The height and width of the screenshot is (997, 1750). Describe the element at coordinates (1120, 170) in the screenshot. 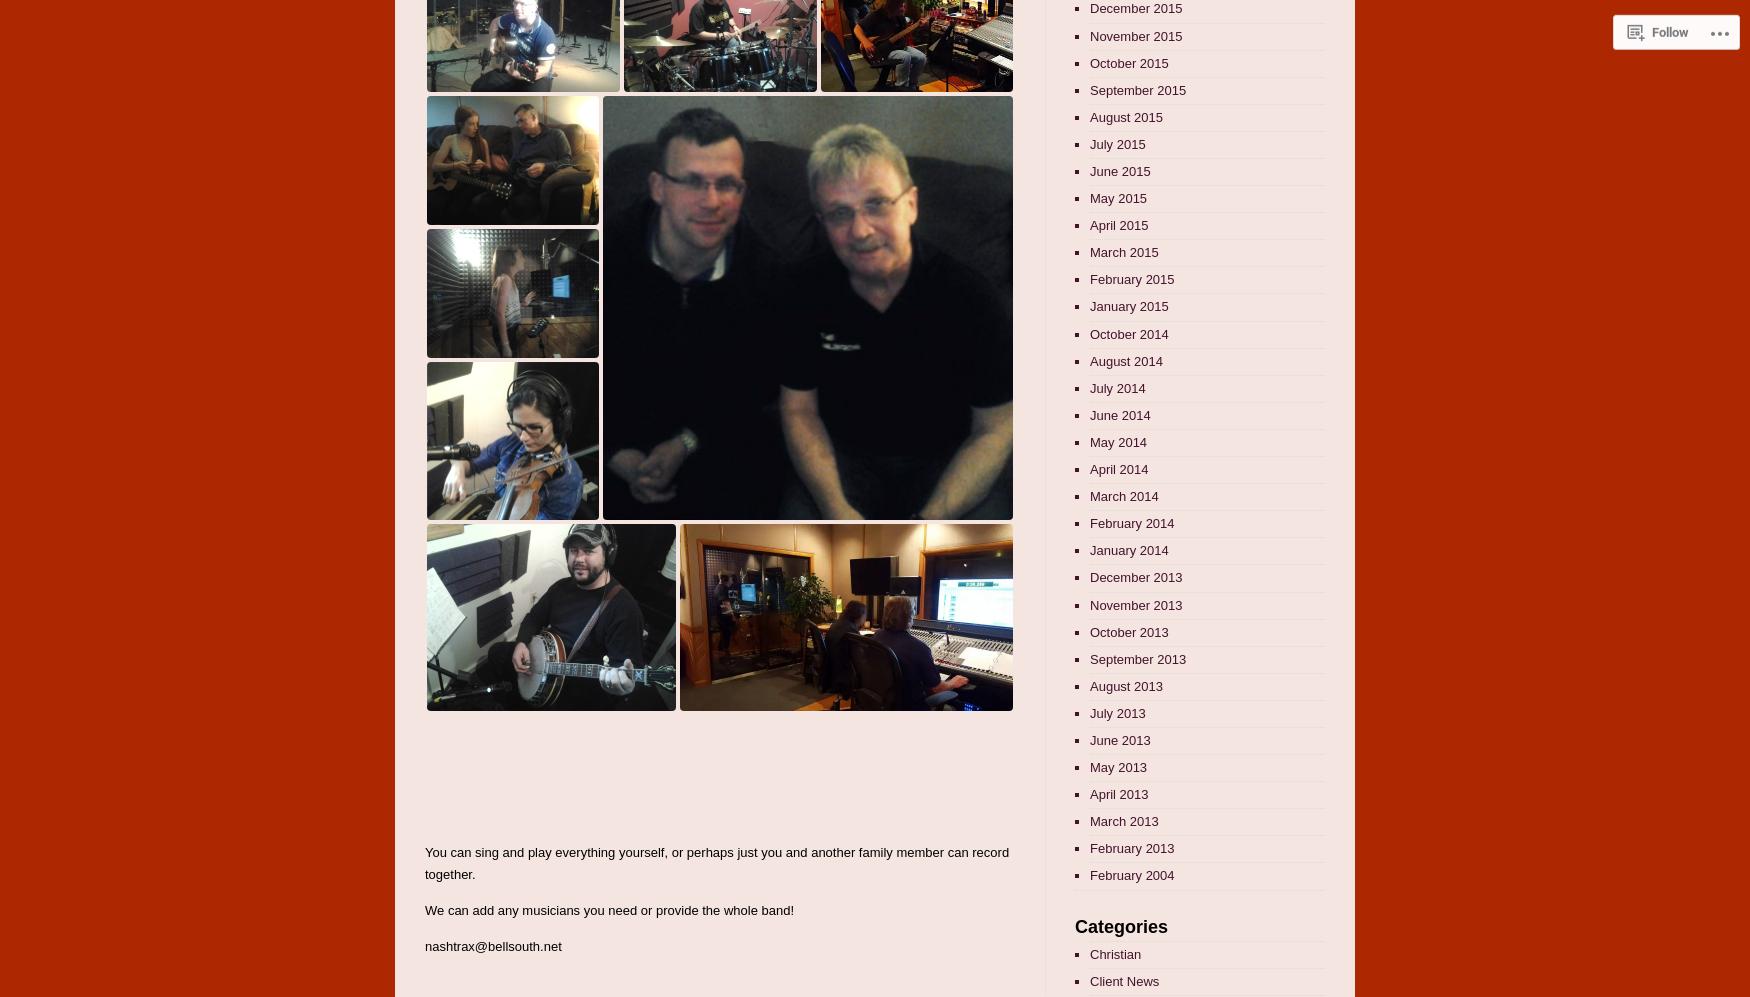

I see `'June 2015'` at that location.